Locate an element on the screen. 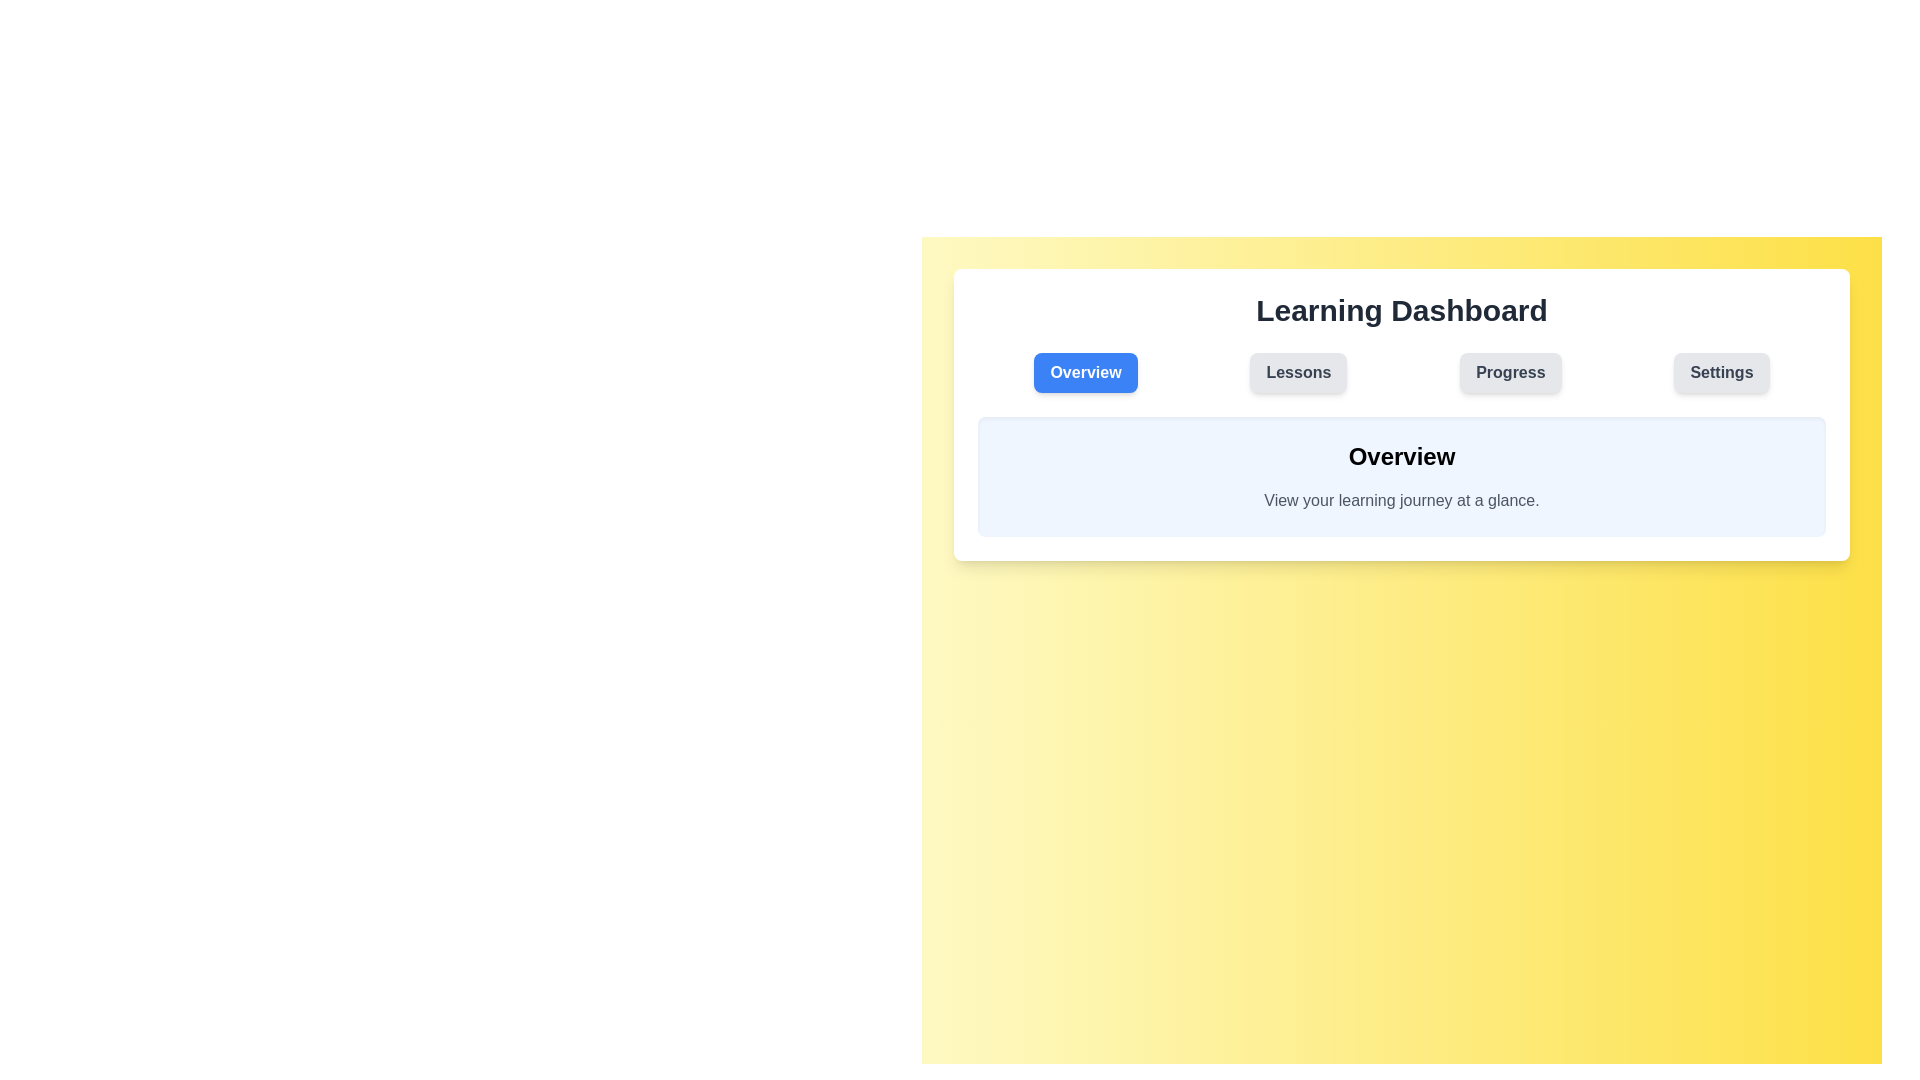 This screenshot has height=1080, width=1920. the Overview tab to view its content is located at coordinates (1084, 373).